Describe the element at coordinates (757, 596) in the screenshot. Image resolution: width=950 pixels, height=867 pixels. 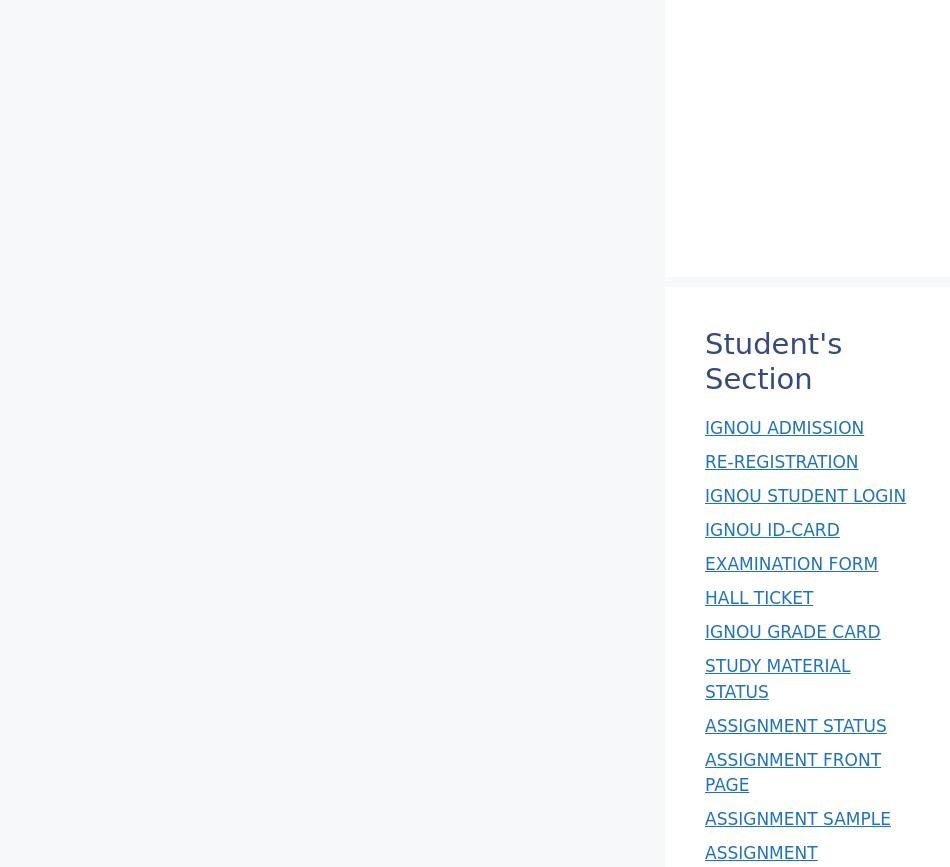
I see `'HALL TICKET'` at that location.